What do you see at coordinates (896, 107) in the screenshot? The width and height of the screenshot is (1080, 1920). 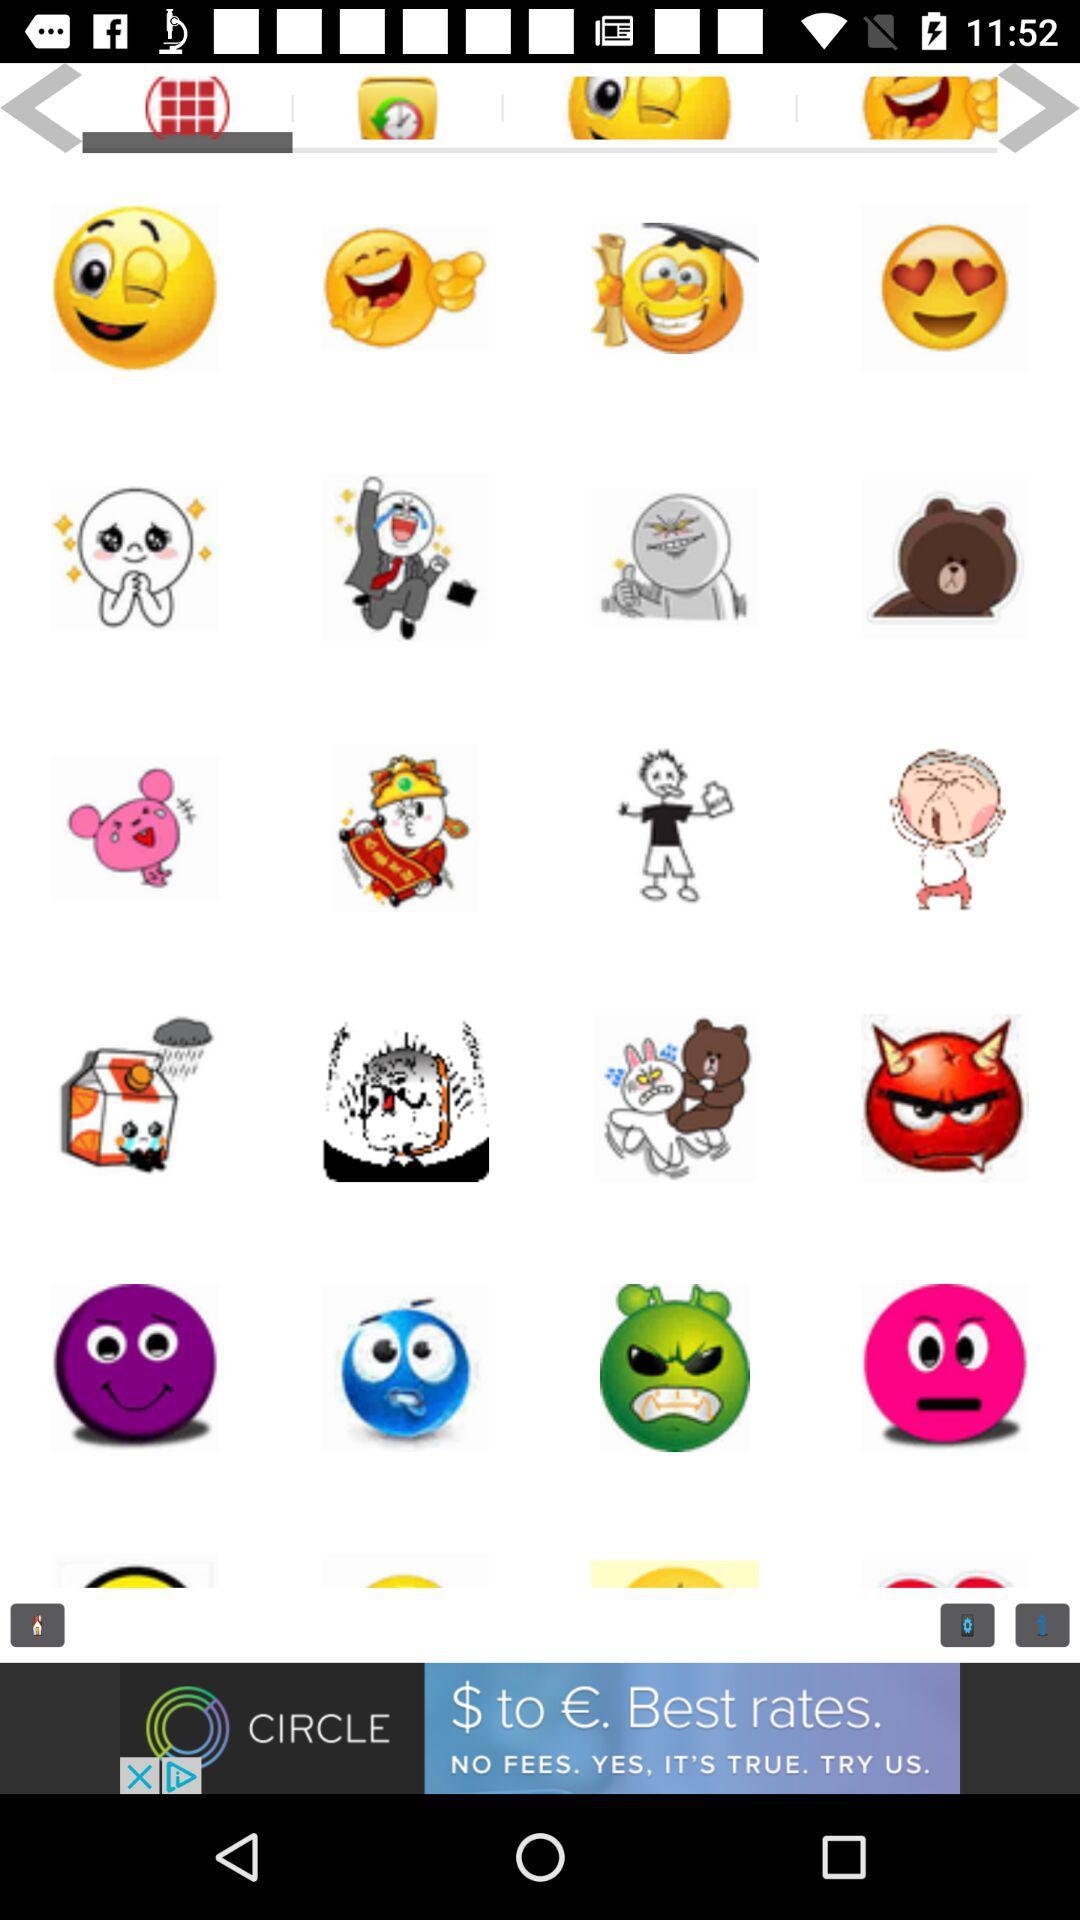 I see `select the laughing smiley` at bounding box center [896, 107].